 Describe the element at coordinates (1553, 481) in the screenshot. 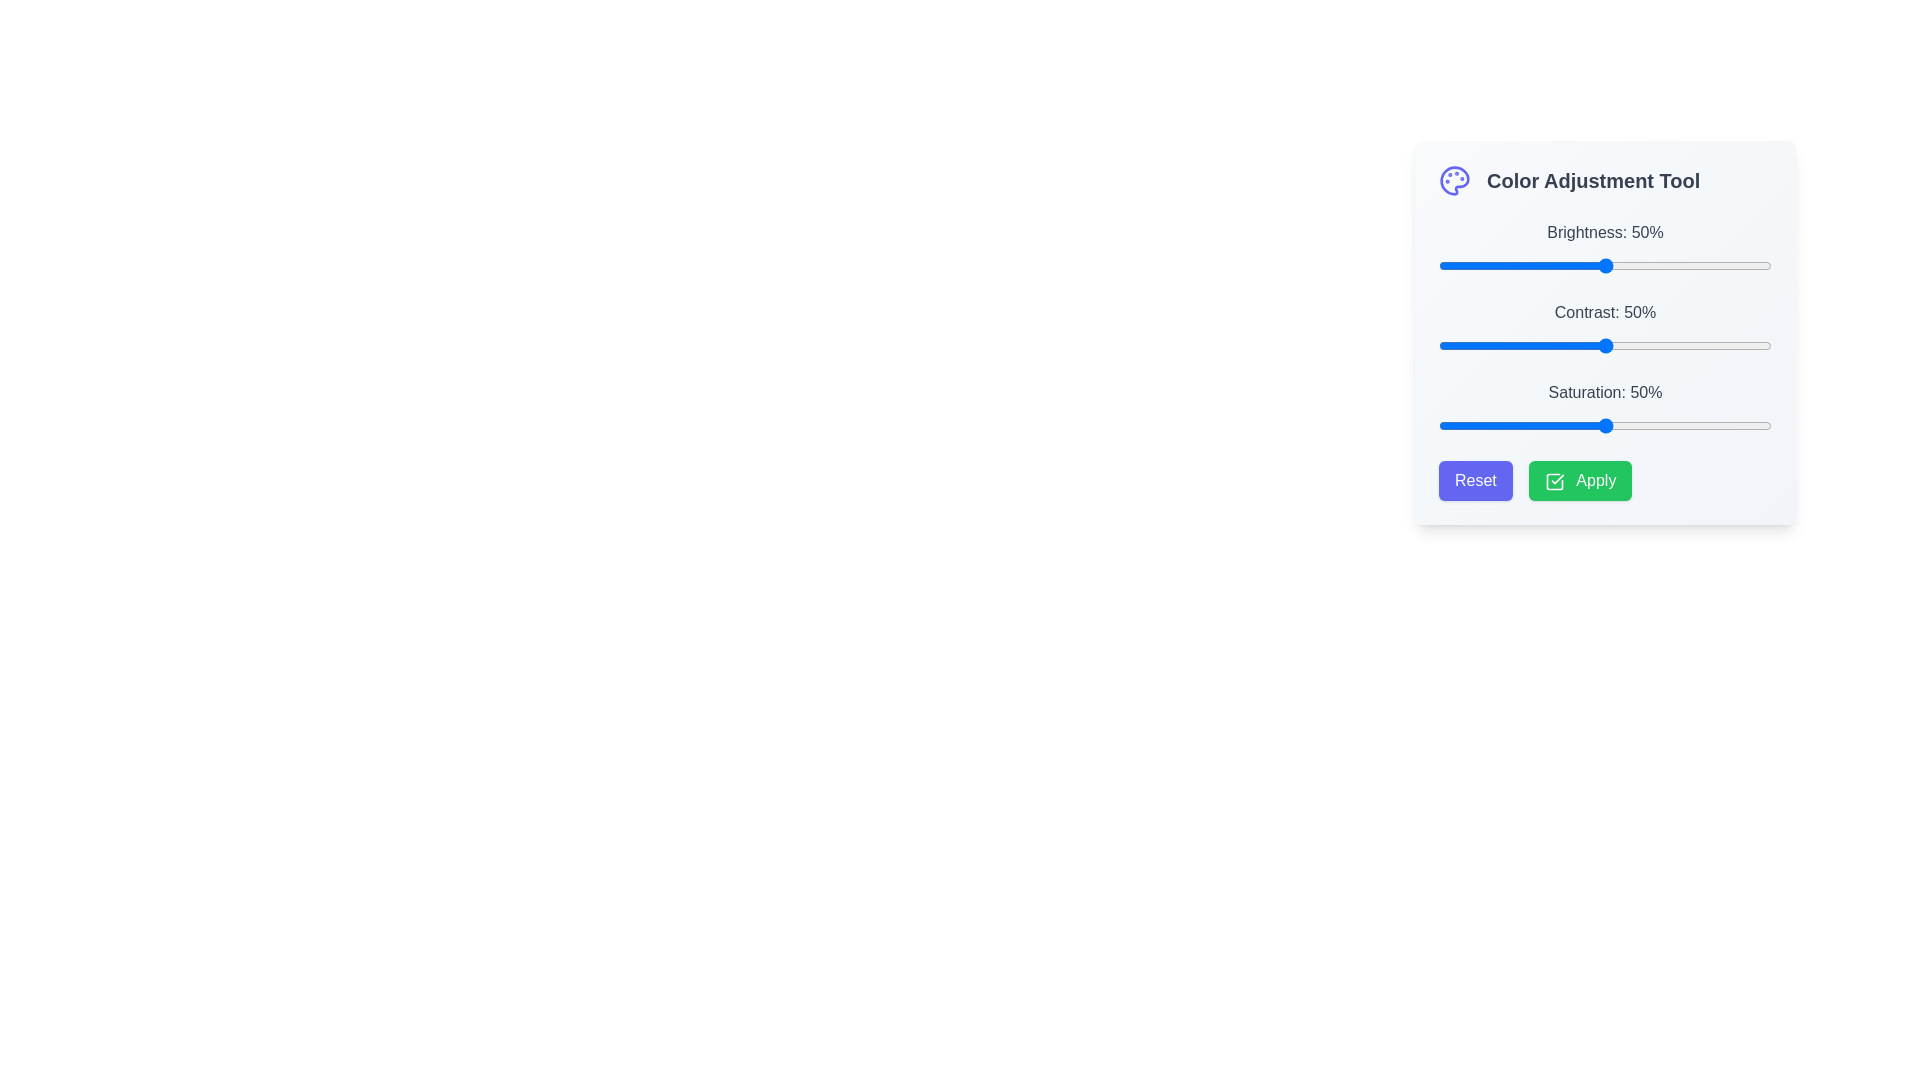

I see `the green 'Apply' button located towards the bottom-right corner of the interface, which is aligned horizontally next to the purple 'Reset' button` at that location.